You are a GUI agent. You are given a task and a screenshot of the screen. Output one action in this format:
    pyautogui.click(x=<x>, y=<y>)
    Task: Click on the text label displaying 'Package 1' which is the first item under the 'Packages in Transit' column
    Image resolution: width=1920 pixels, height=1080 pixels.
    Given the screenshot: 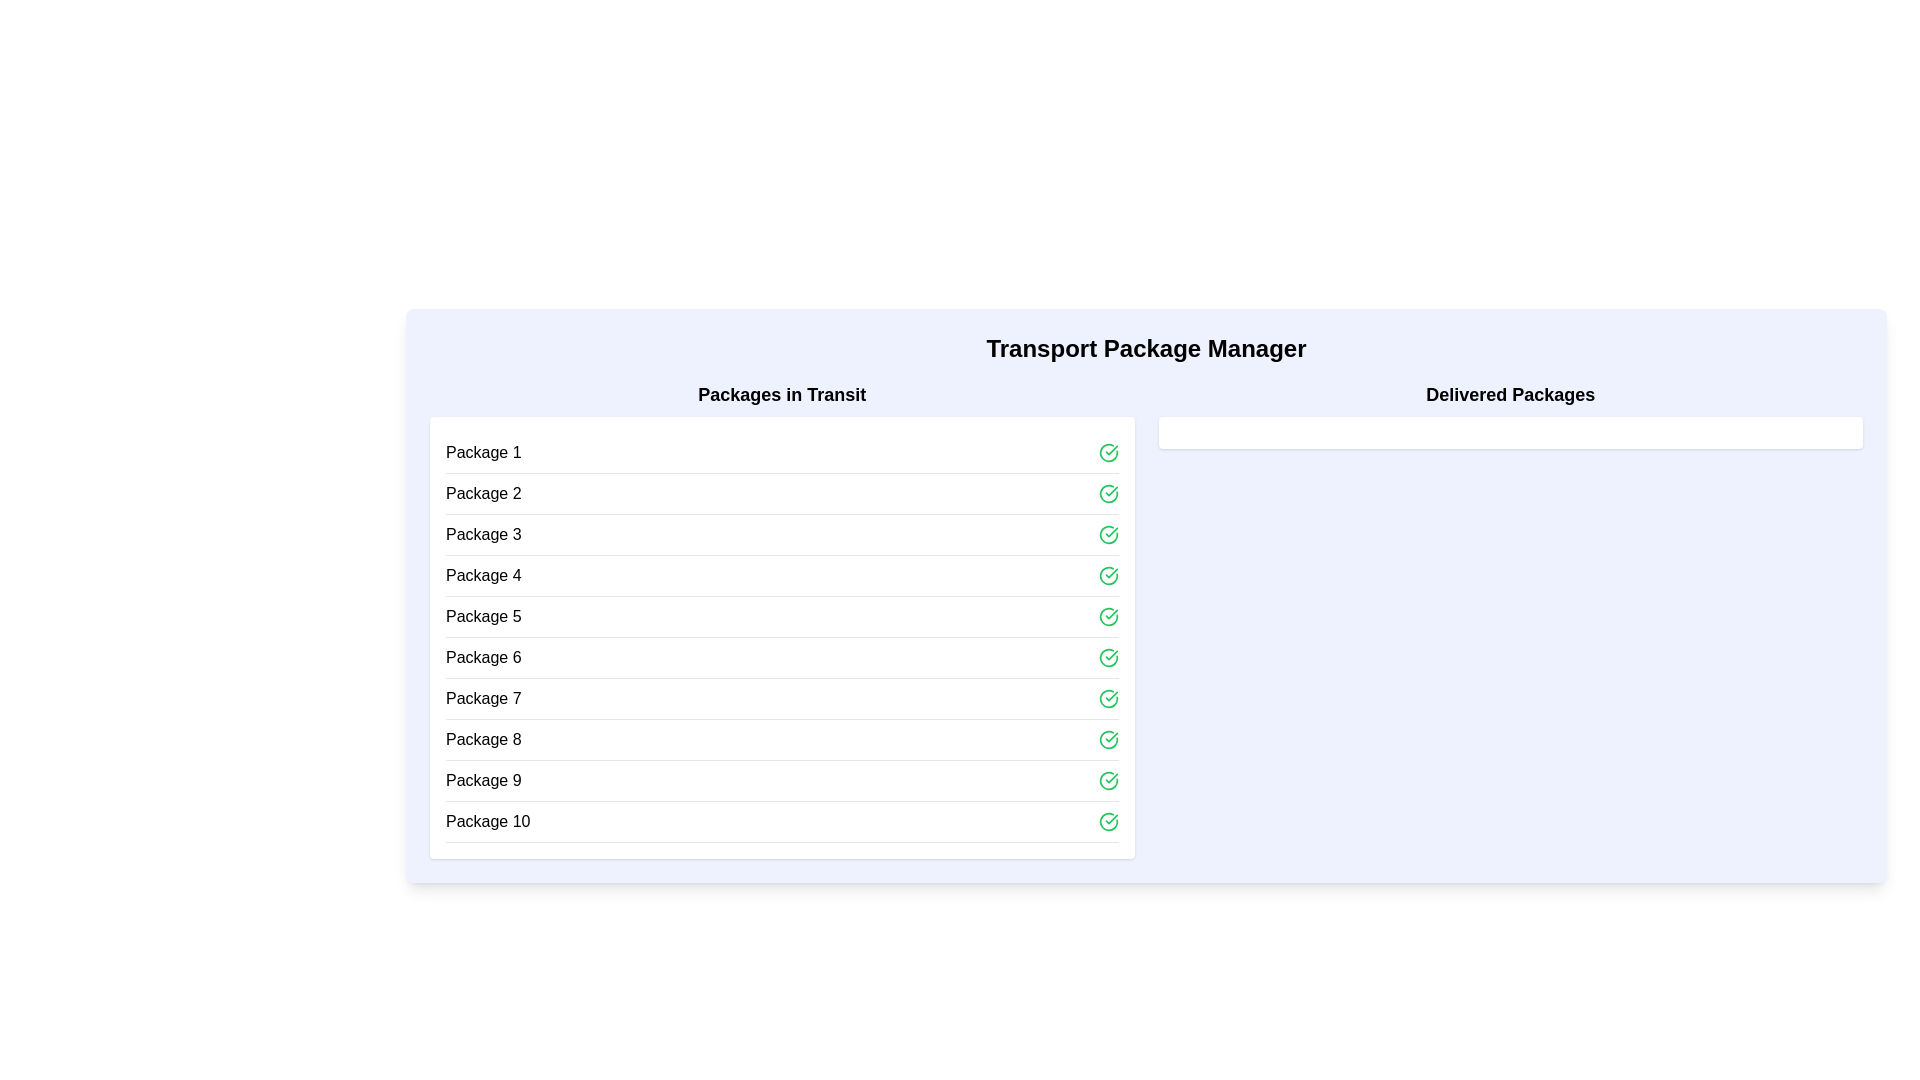 What is the action you would take?
    pyautogui.click(x=483, y=452)
    